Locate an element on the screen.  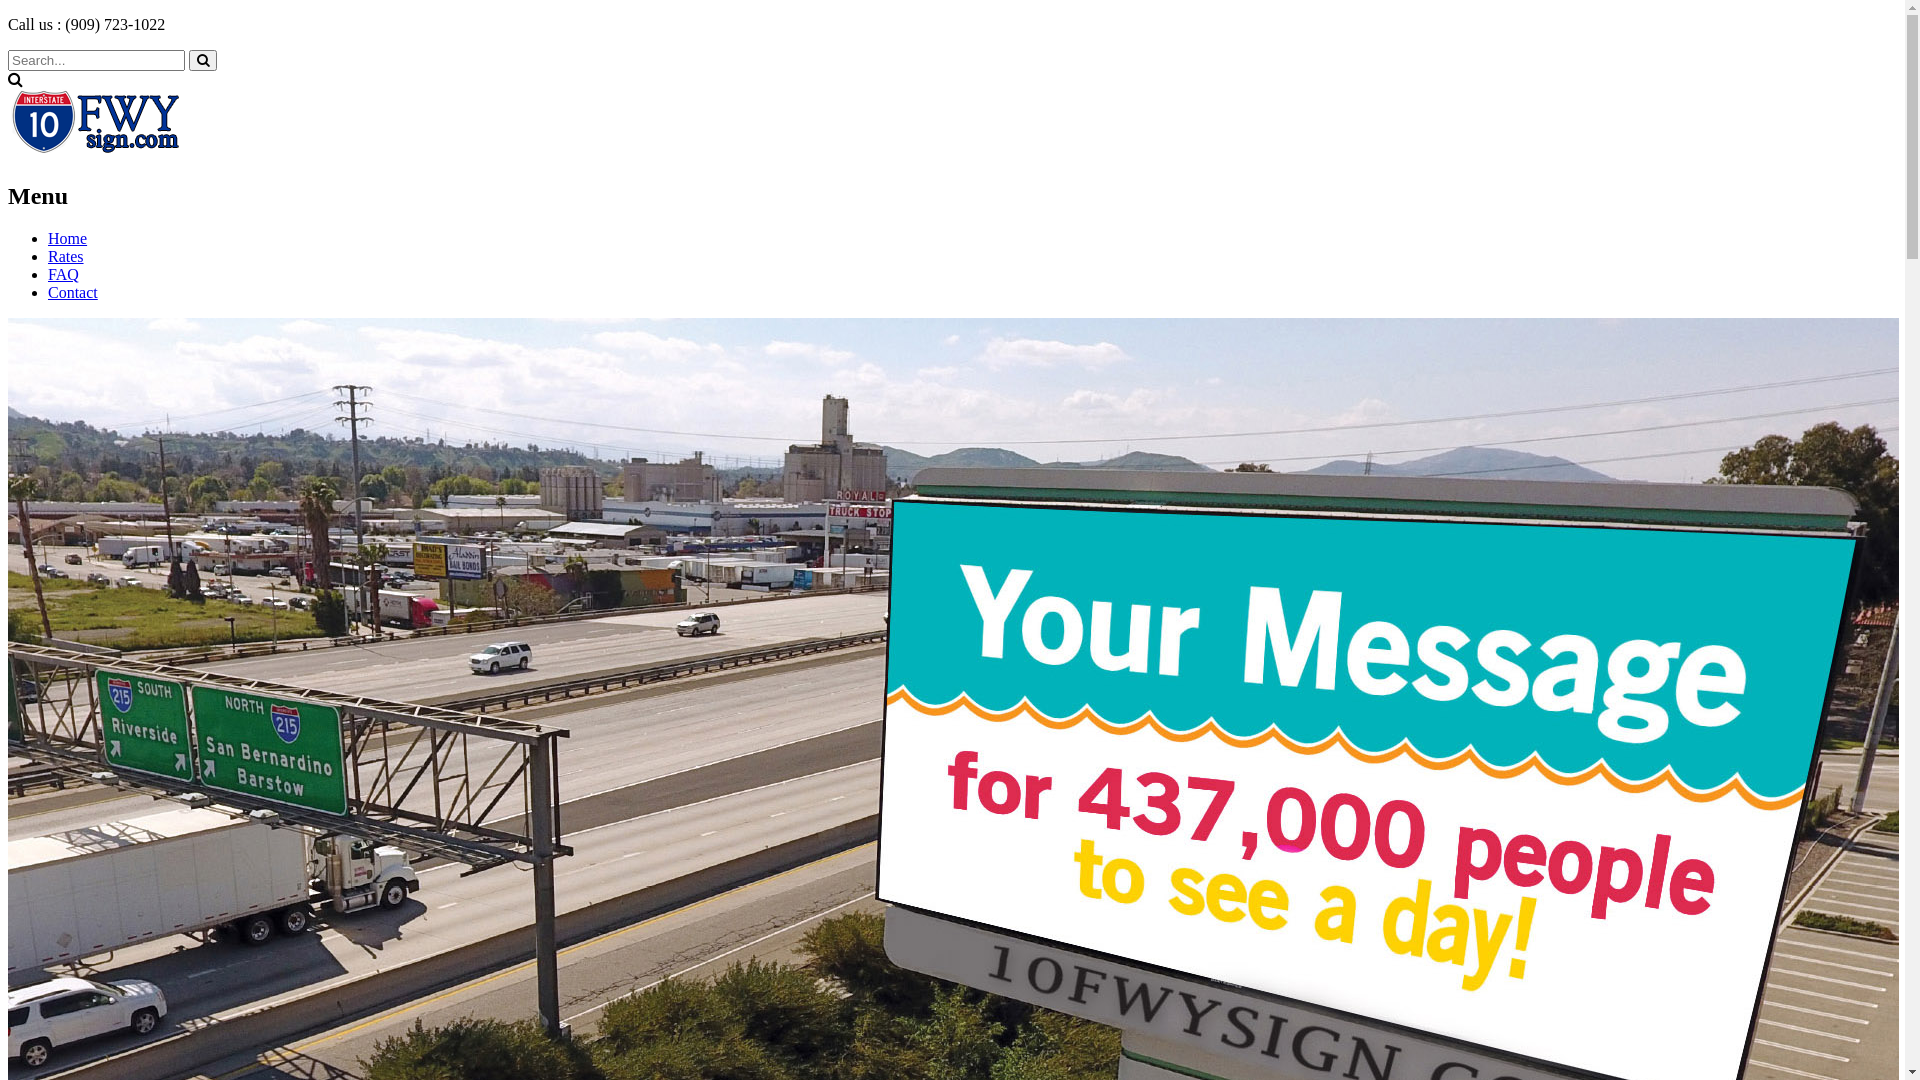
'Rates' is located at coordinates (66, 255).